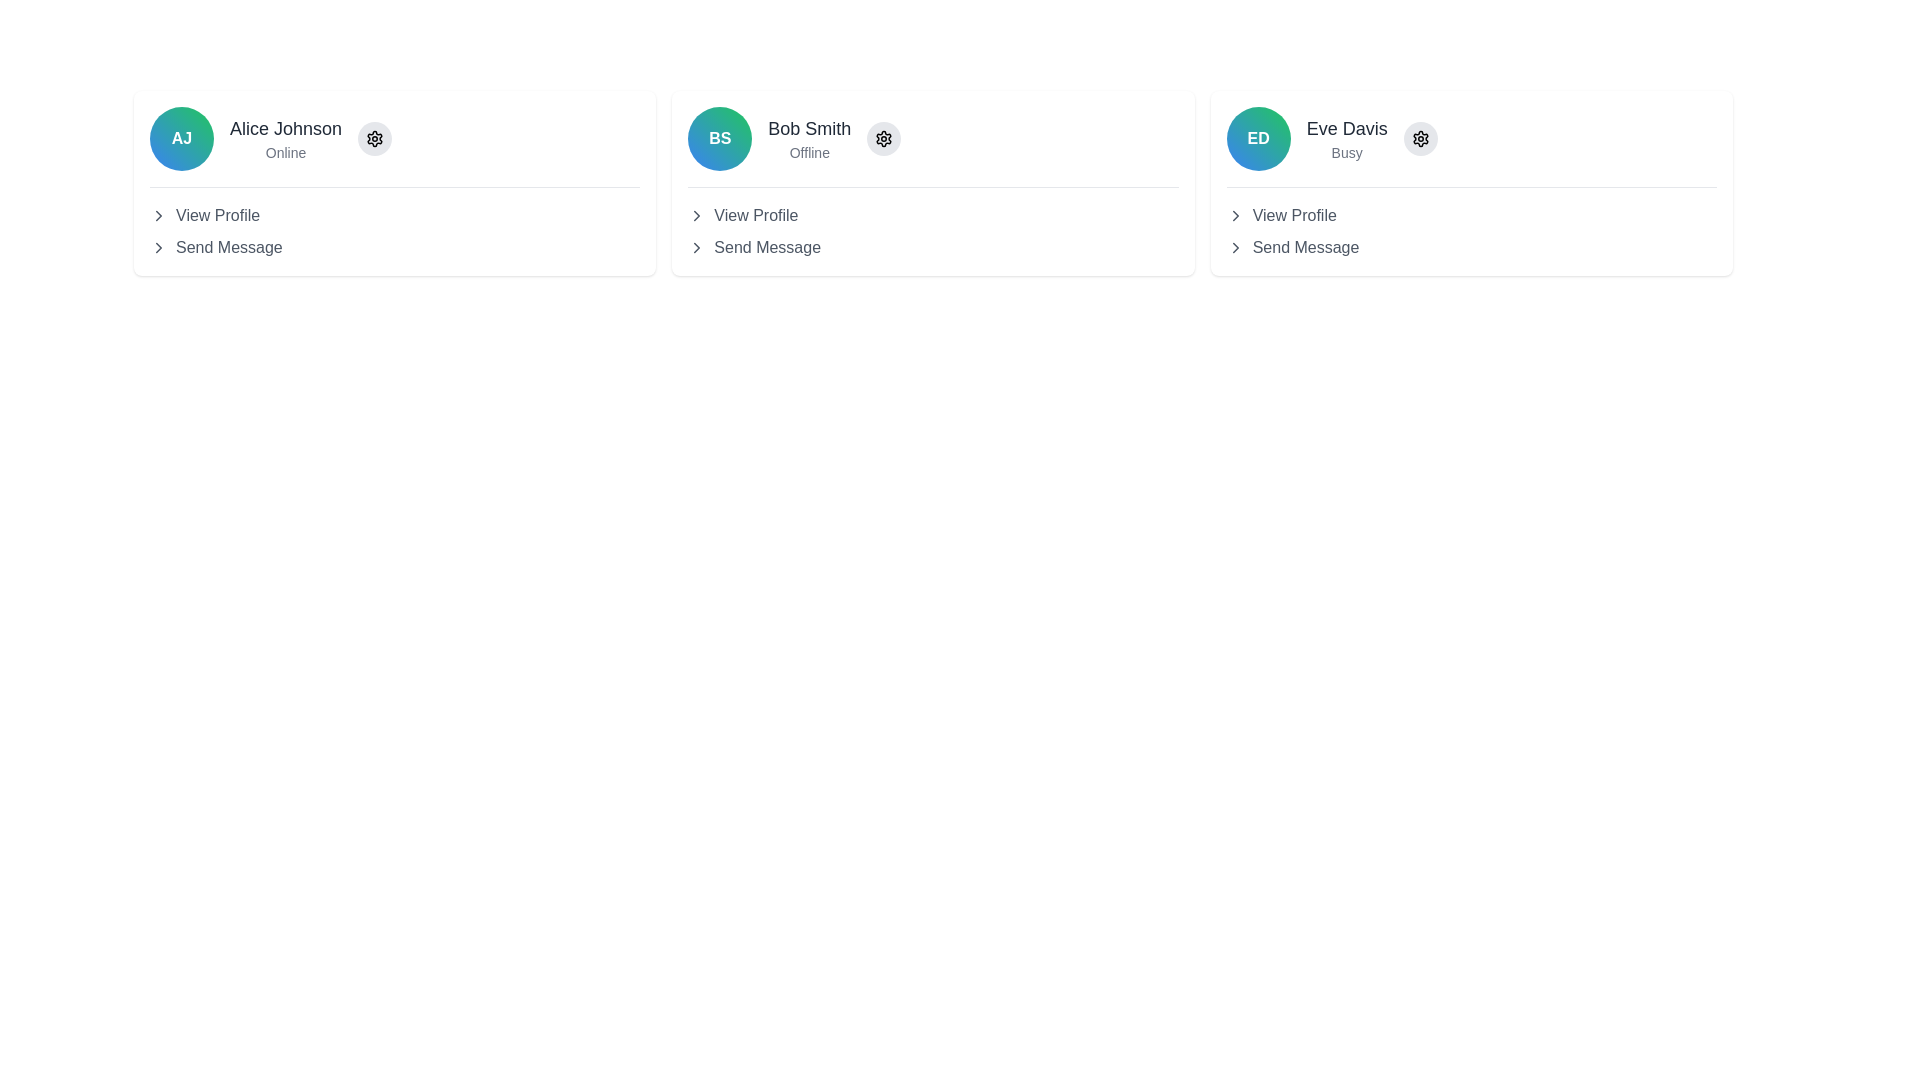 The height and width of the screenshot is (1080, 1920). I want to click on the 'View Profile' text link located under the user's name 'Eve Davis' and status 'Busy' in the rightmost user profile card, so click(1294, 216).